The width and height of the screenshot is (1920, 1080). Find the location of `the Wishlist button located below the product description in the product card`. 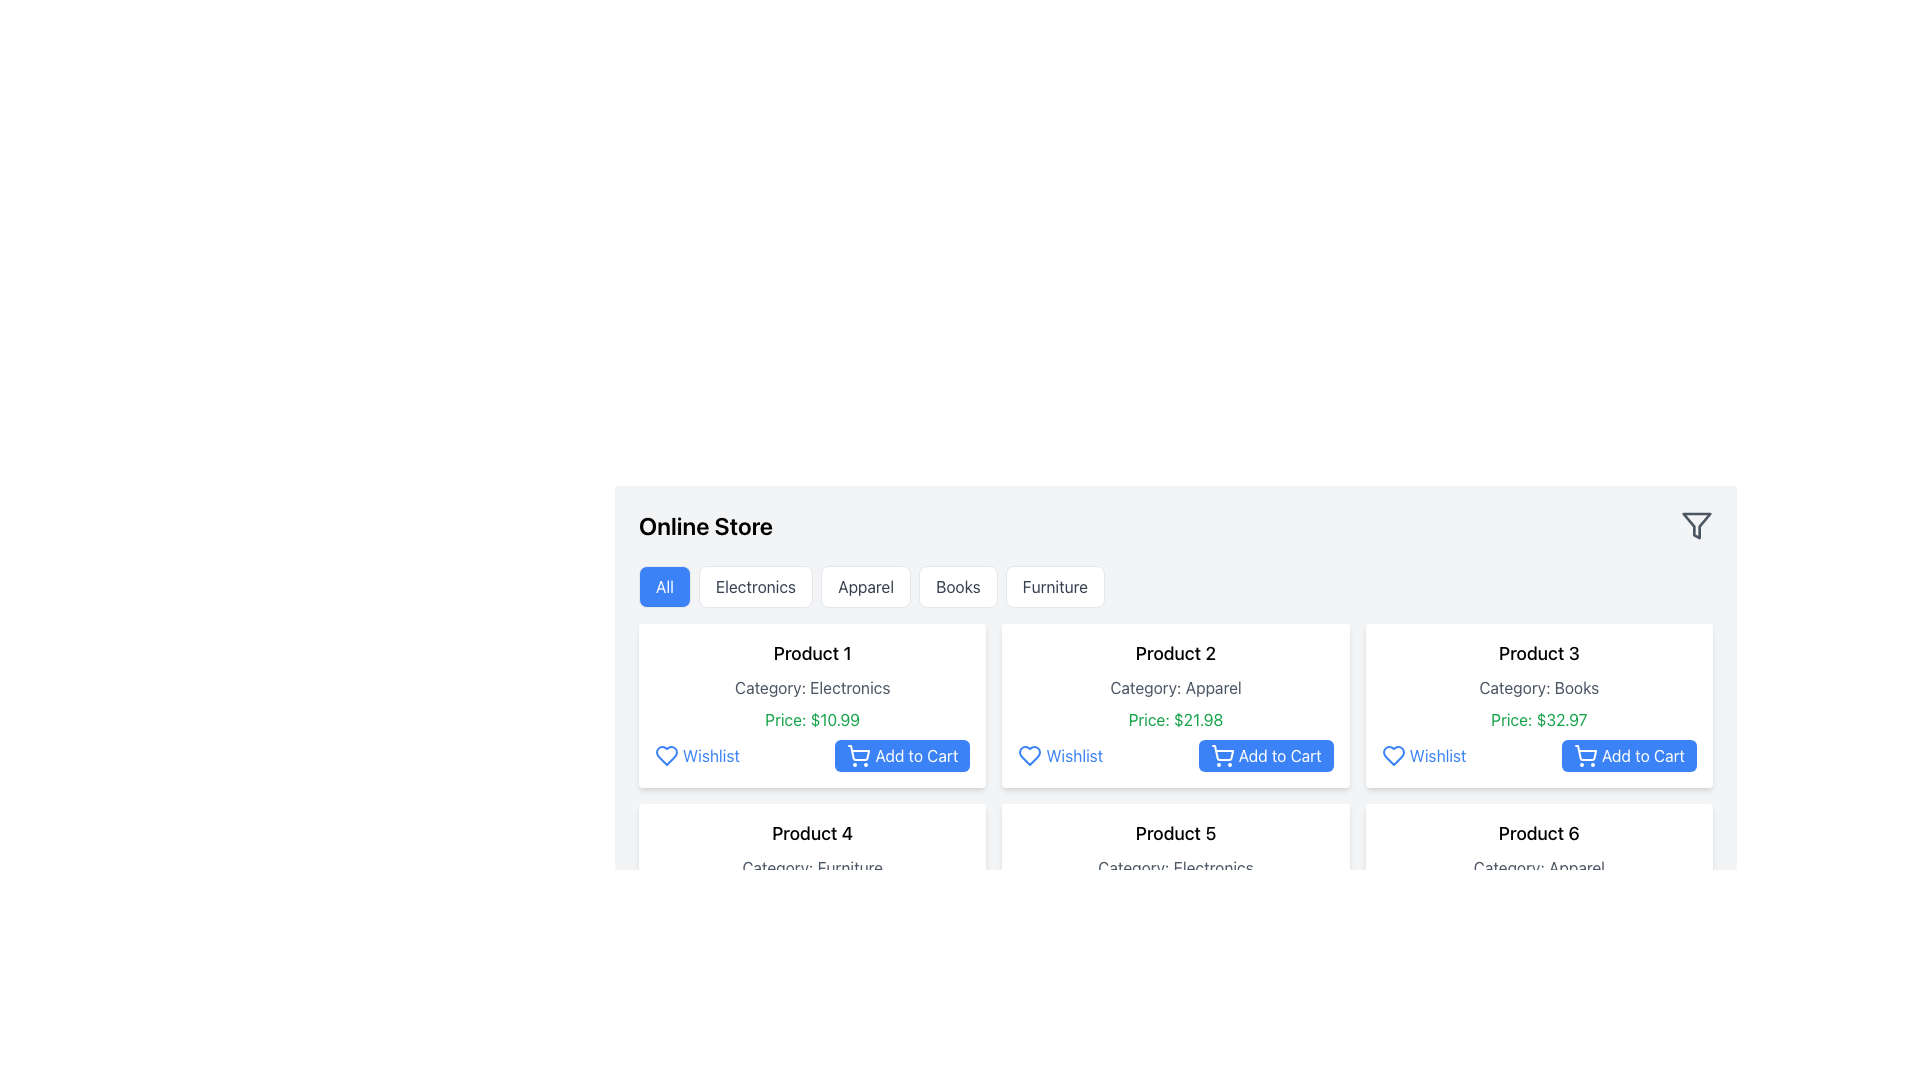

the Wishlist button located below the product description in the product card is located at coordinates (696, 756).